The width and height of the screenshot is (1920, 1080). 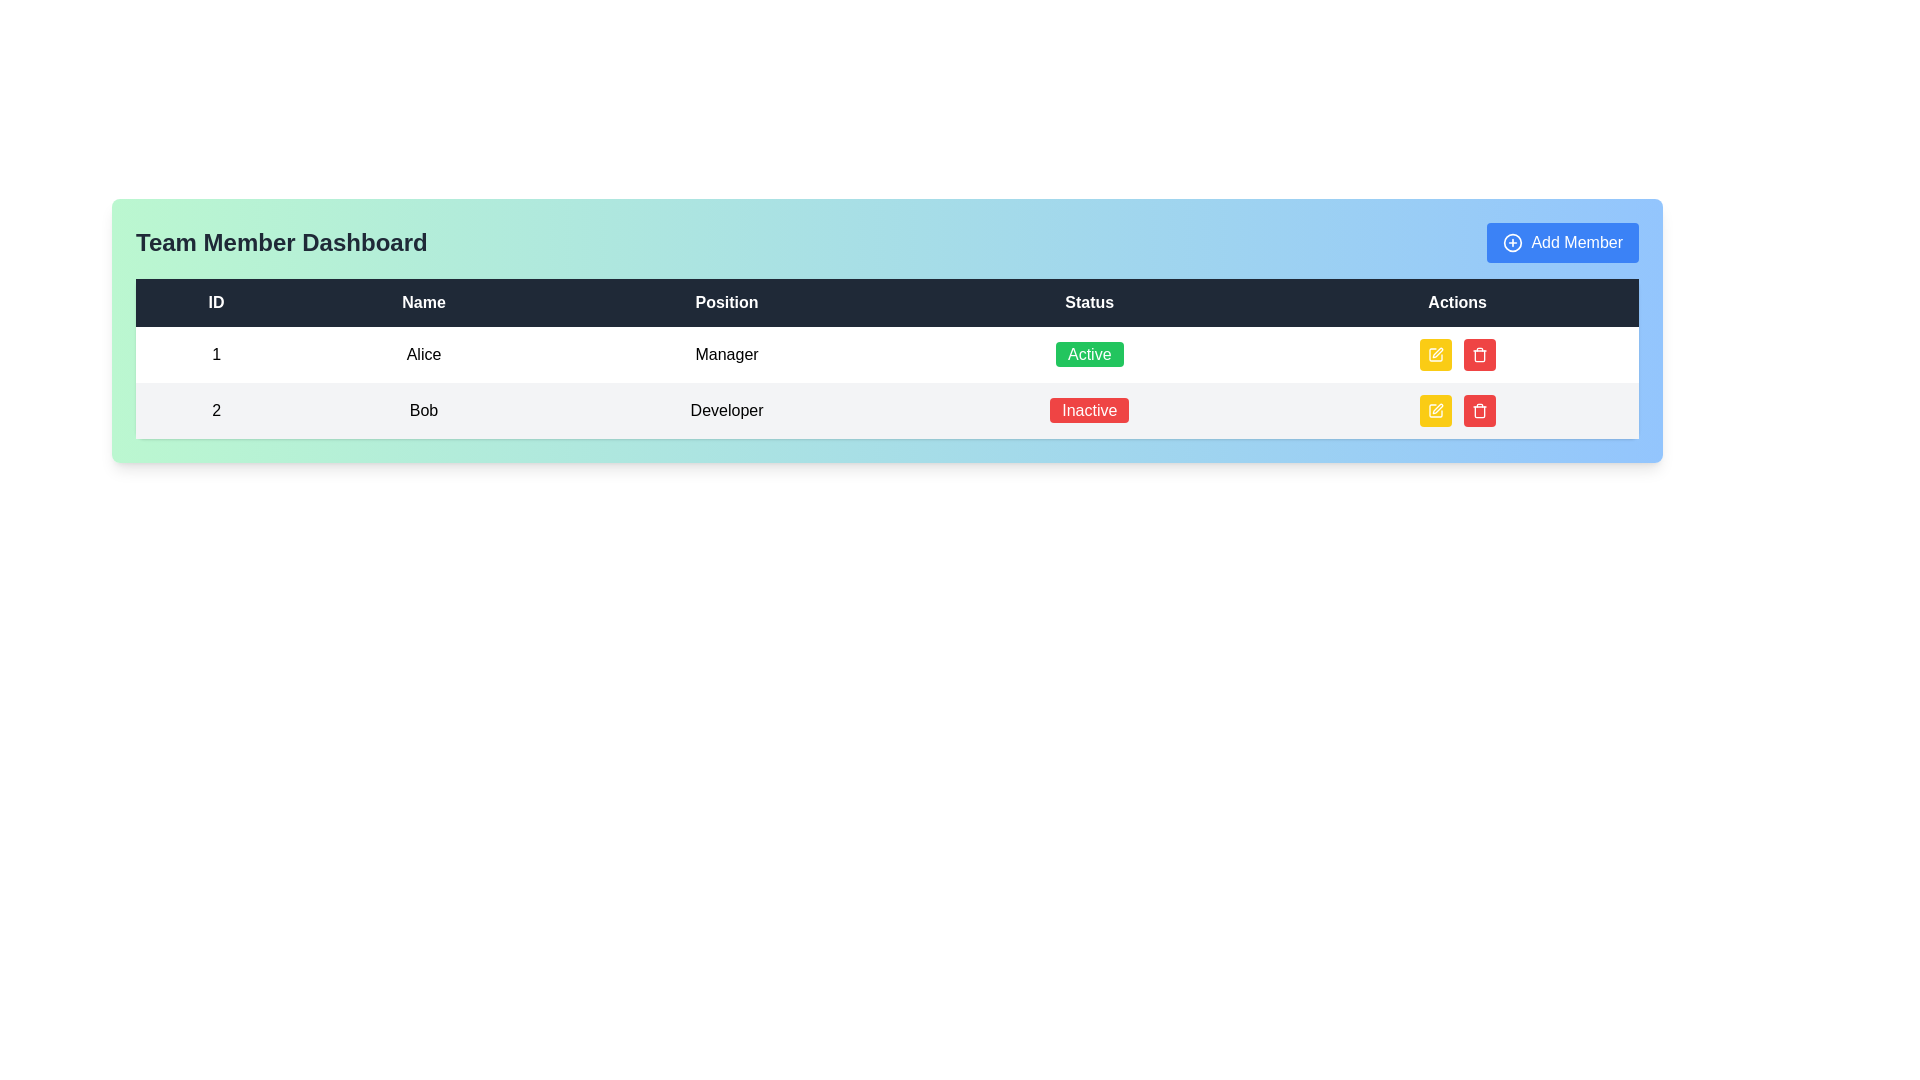 What do you see at coordinates (886, 410) in the screenshot?
I see `the second table row which represents an individual` at bounding box center [886, 410].